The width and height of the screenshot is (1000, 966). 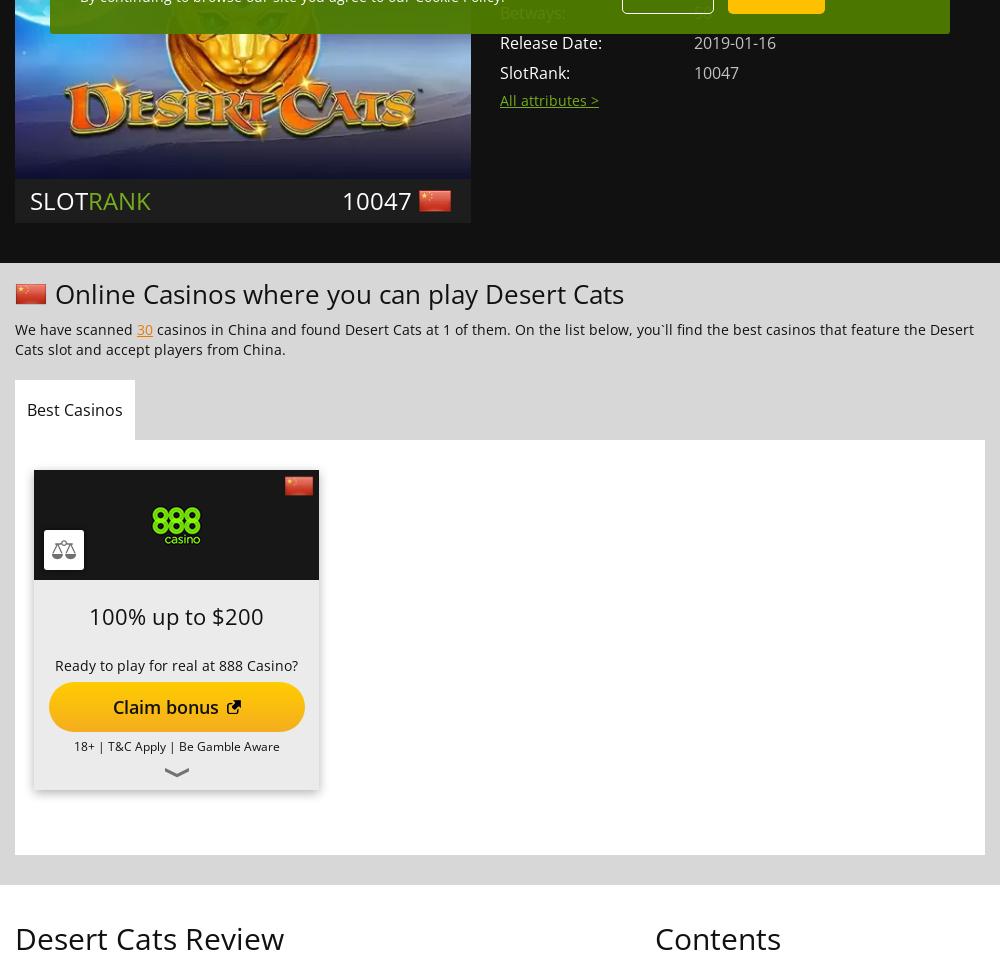 I want to click on 'Best Casinos', so click(x=74, y=409).